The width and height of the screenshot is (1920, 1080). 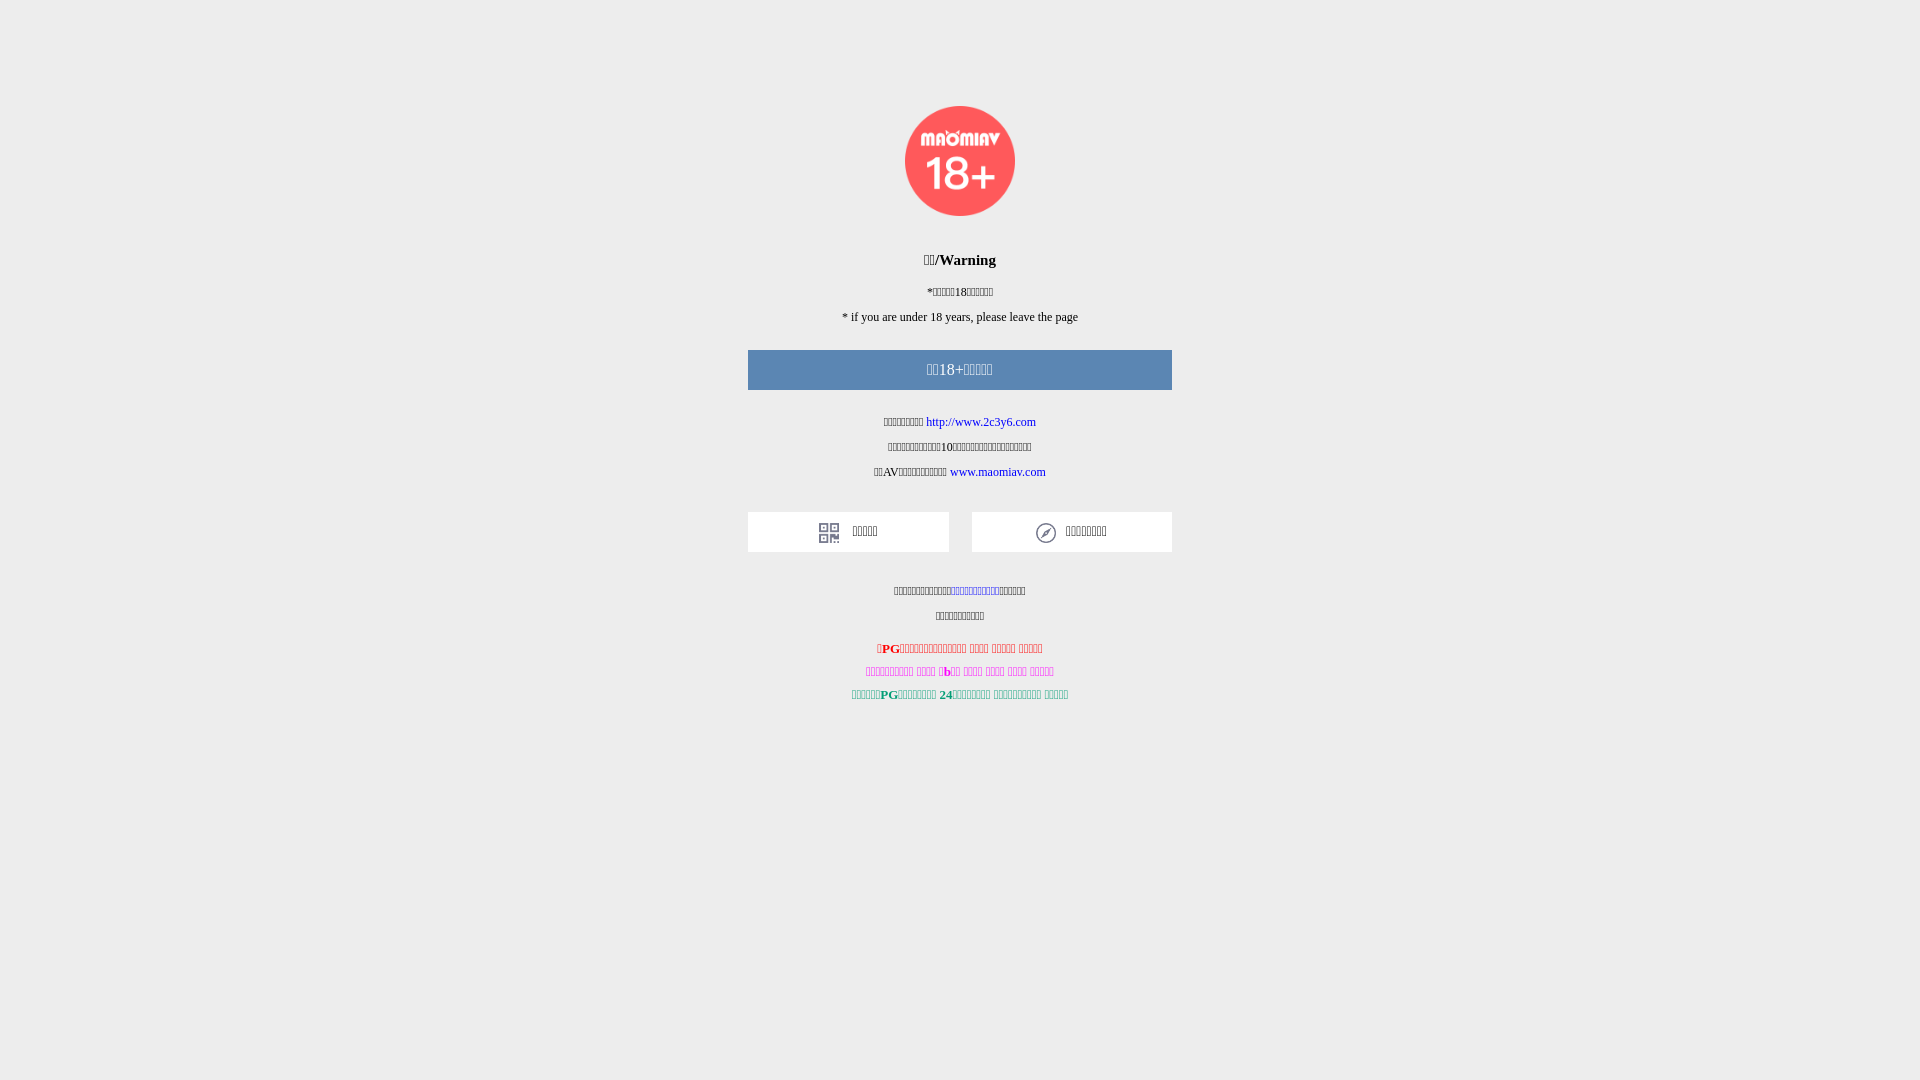 What do you see at coordinates (980, 420) in the screenshot?
I see `'http://www.2c3y6.com'` at bounding box center [980, 420].